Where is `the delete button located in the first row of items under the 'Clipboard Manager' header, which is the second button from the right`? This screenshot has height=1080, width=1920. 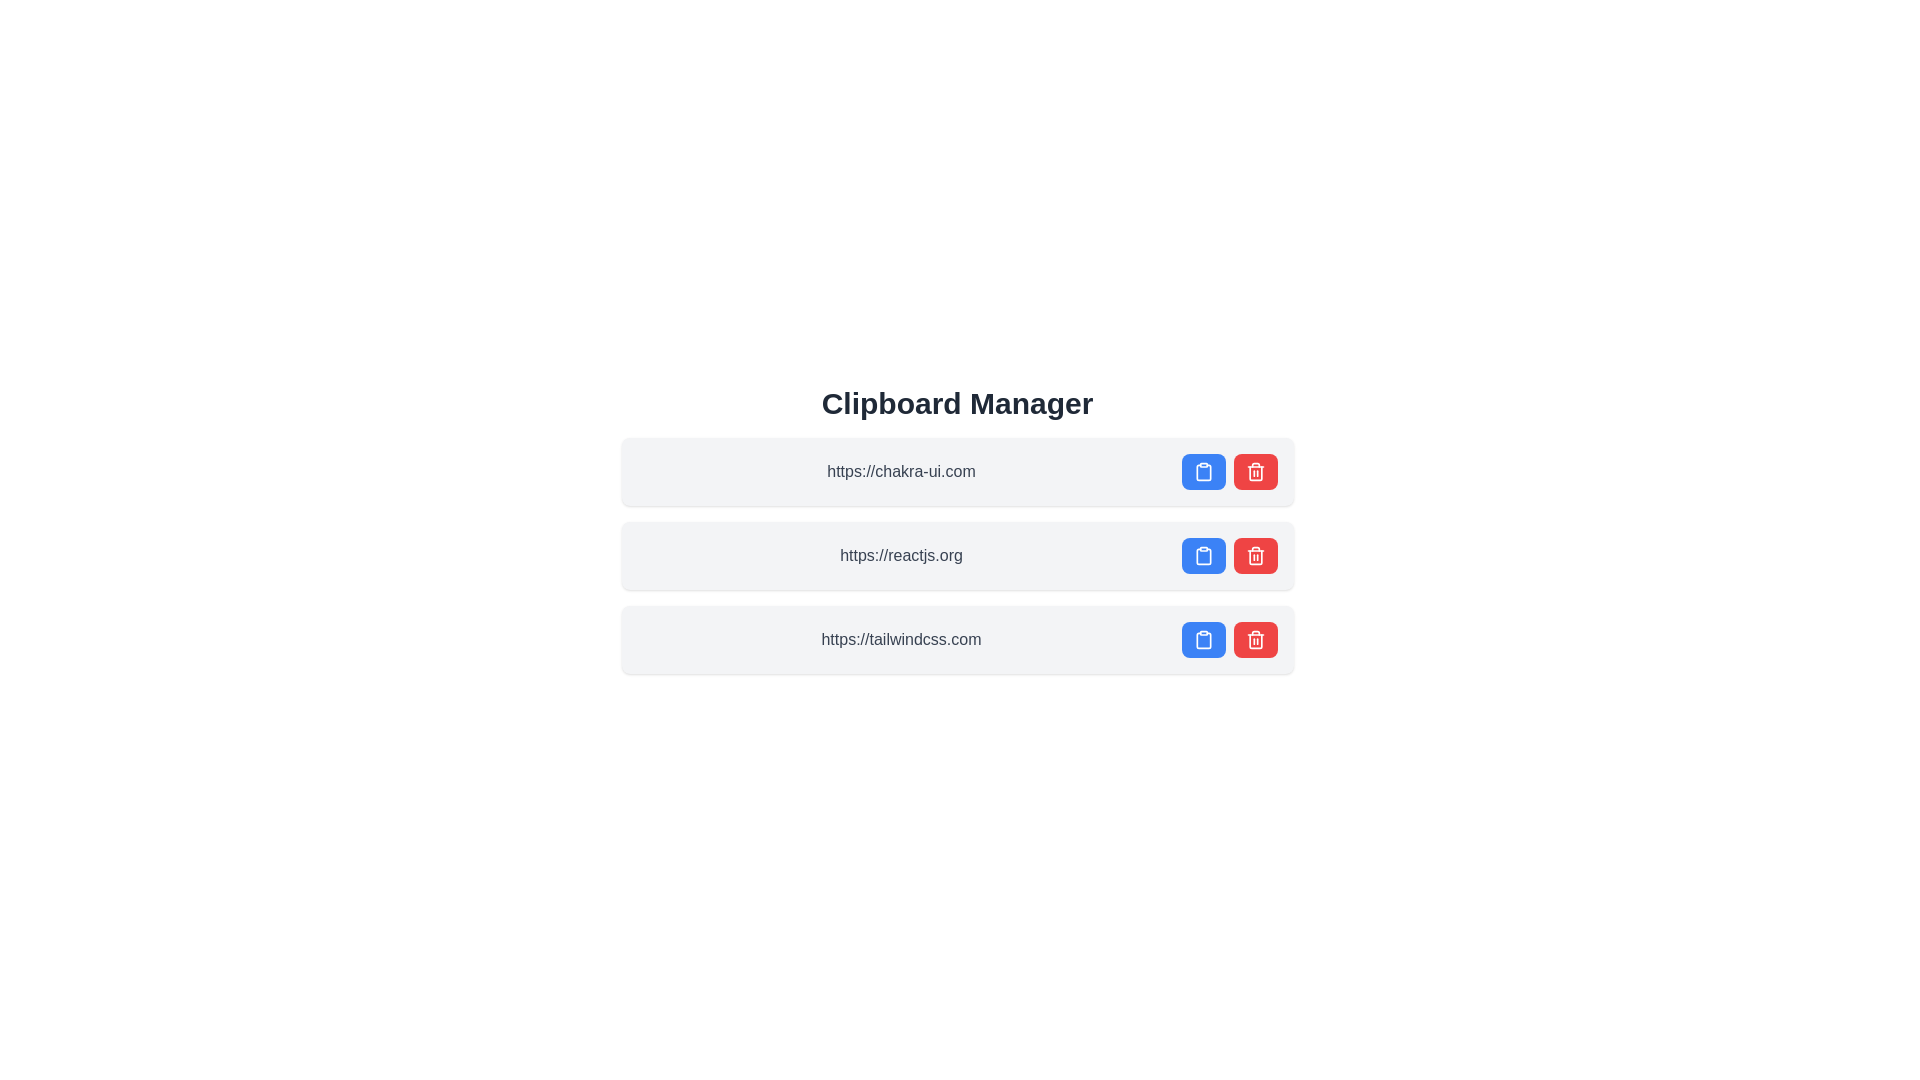
the delete button located in the first row of items under the 'Clipboard Manager' header, which is the second button from the right is located at coordinates (1228, 471).